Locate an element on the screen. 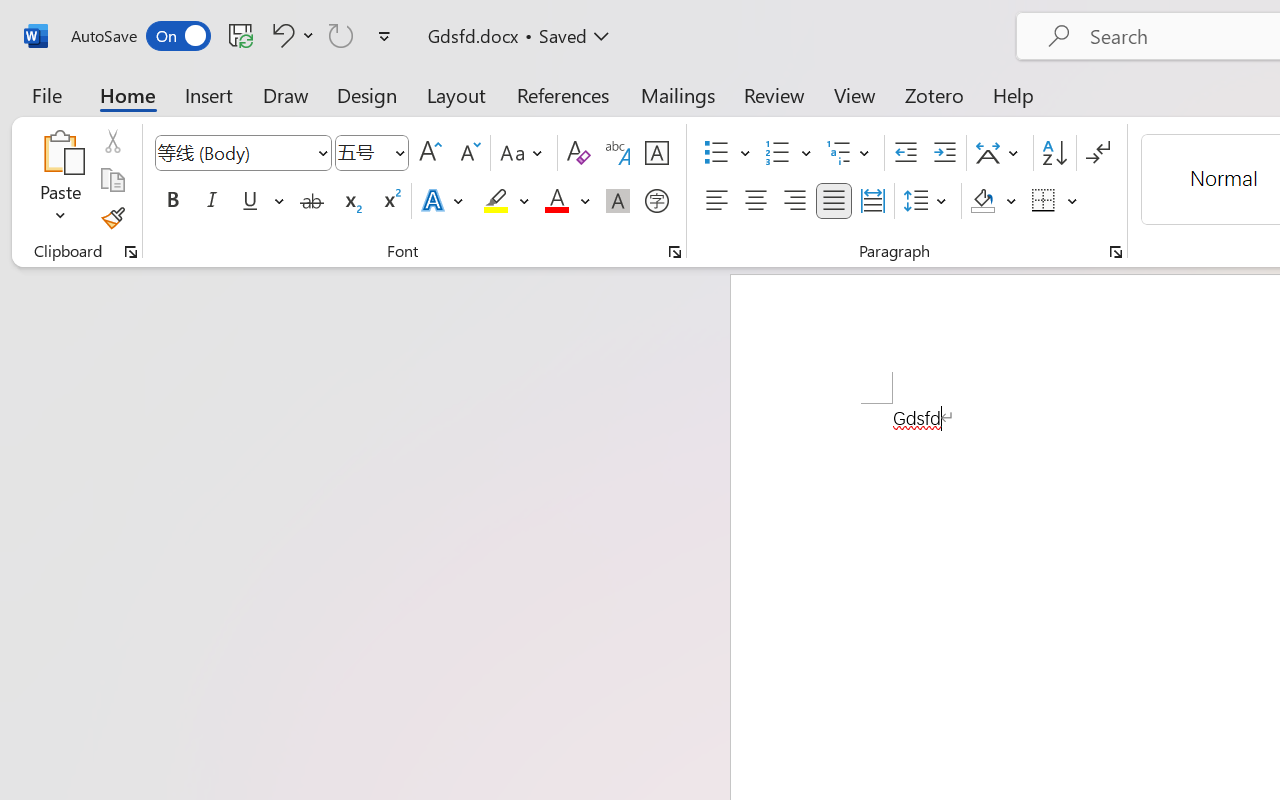 This screenshot has height=800, width=1280. 'Copy' is located at coordinates (111, 179).